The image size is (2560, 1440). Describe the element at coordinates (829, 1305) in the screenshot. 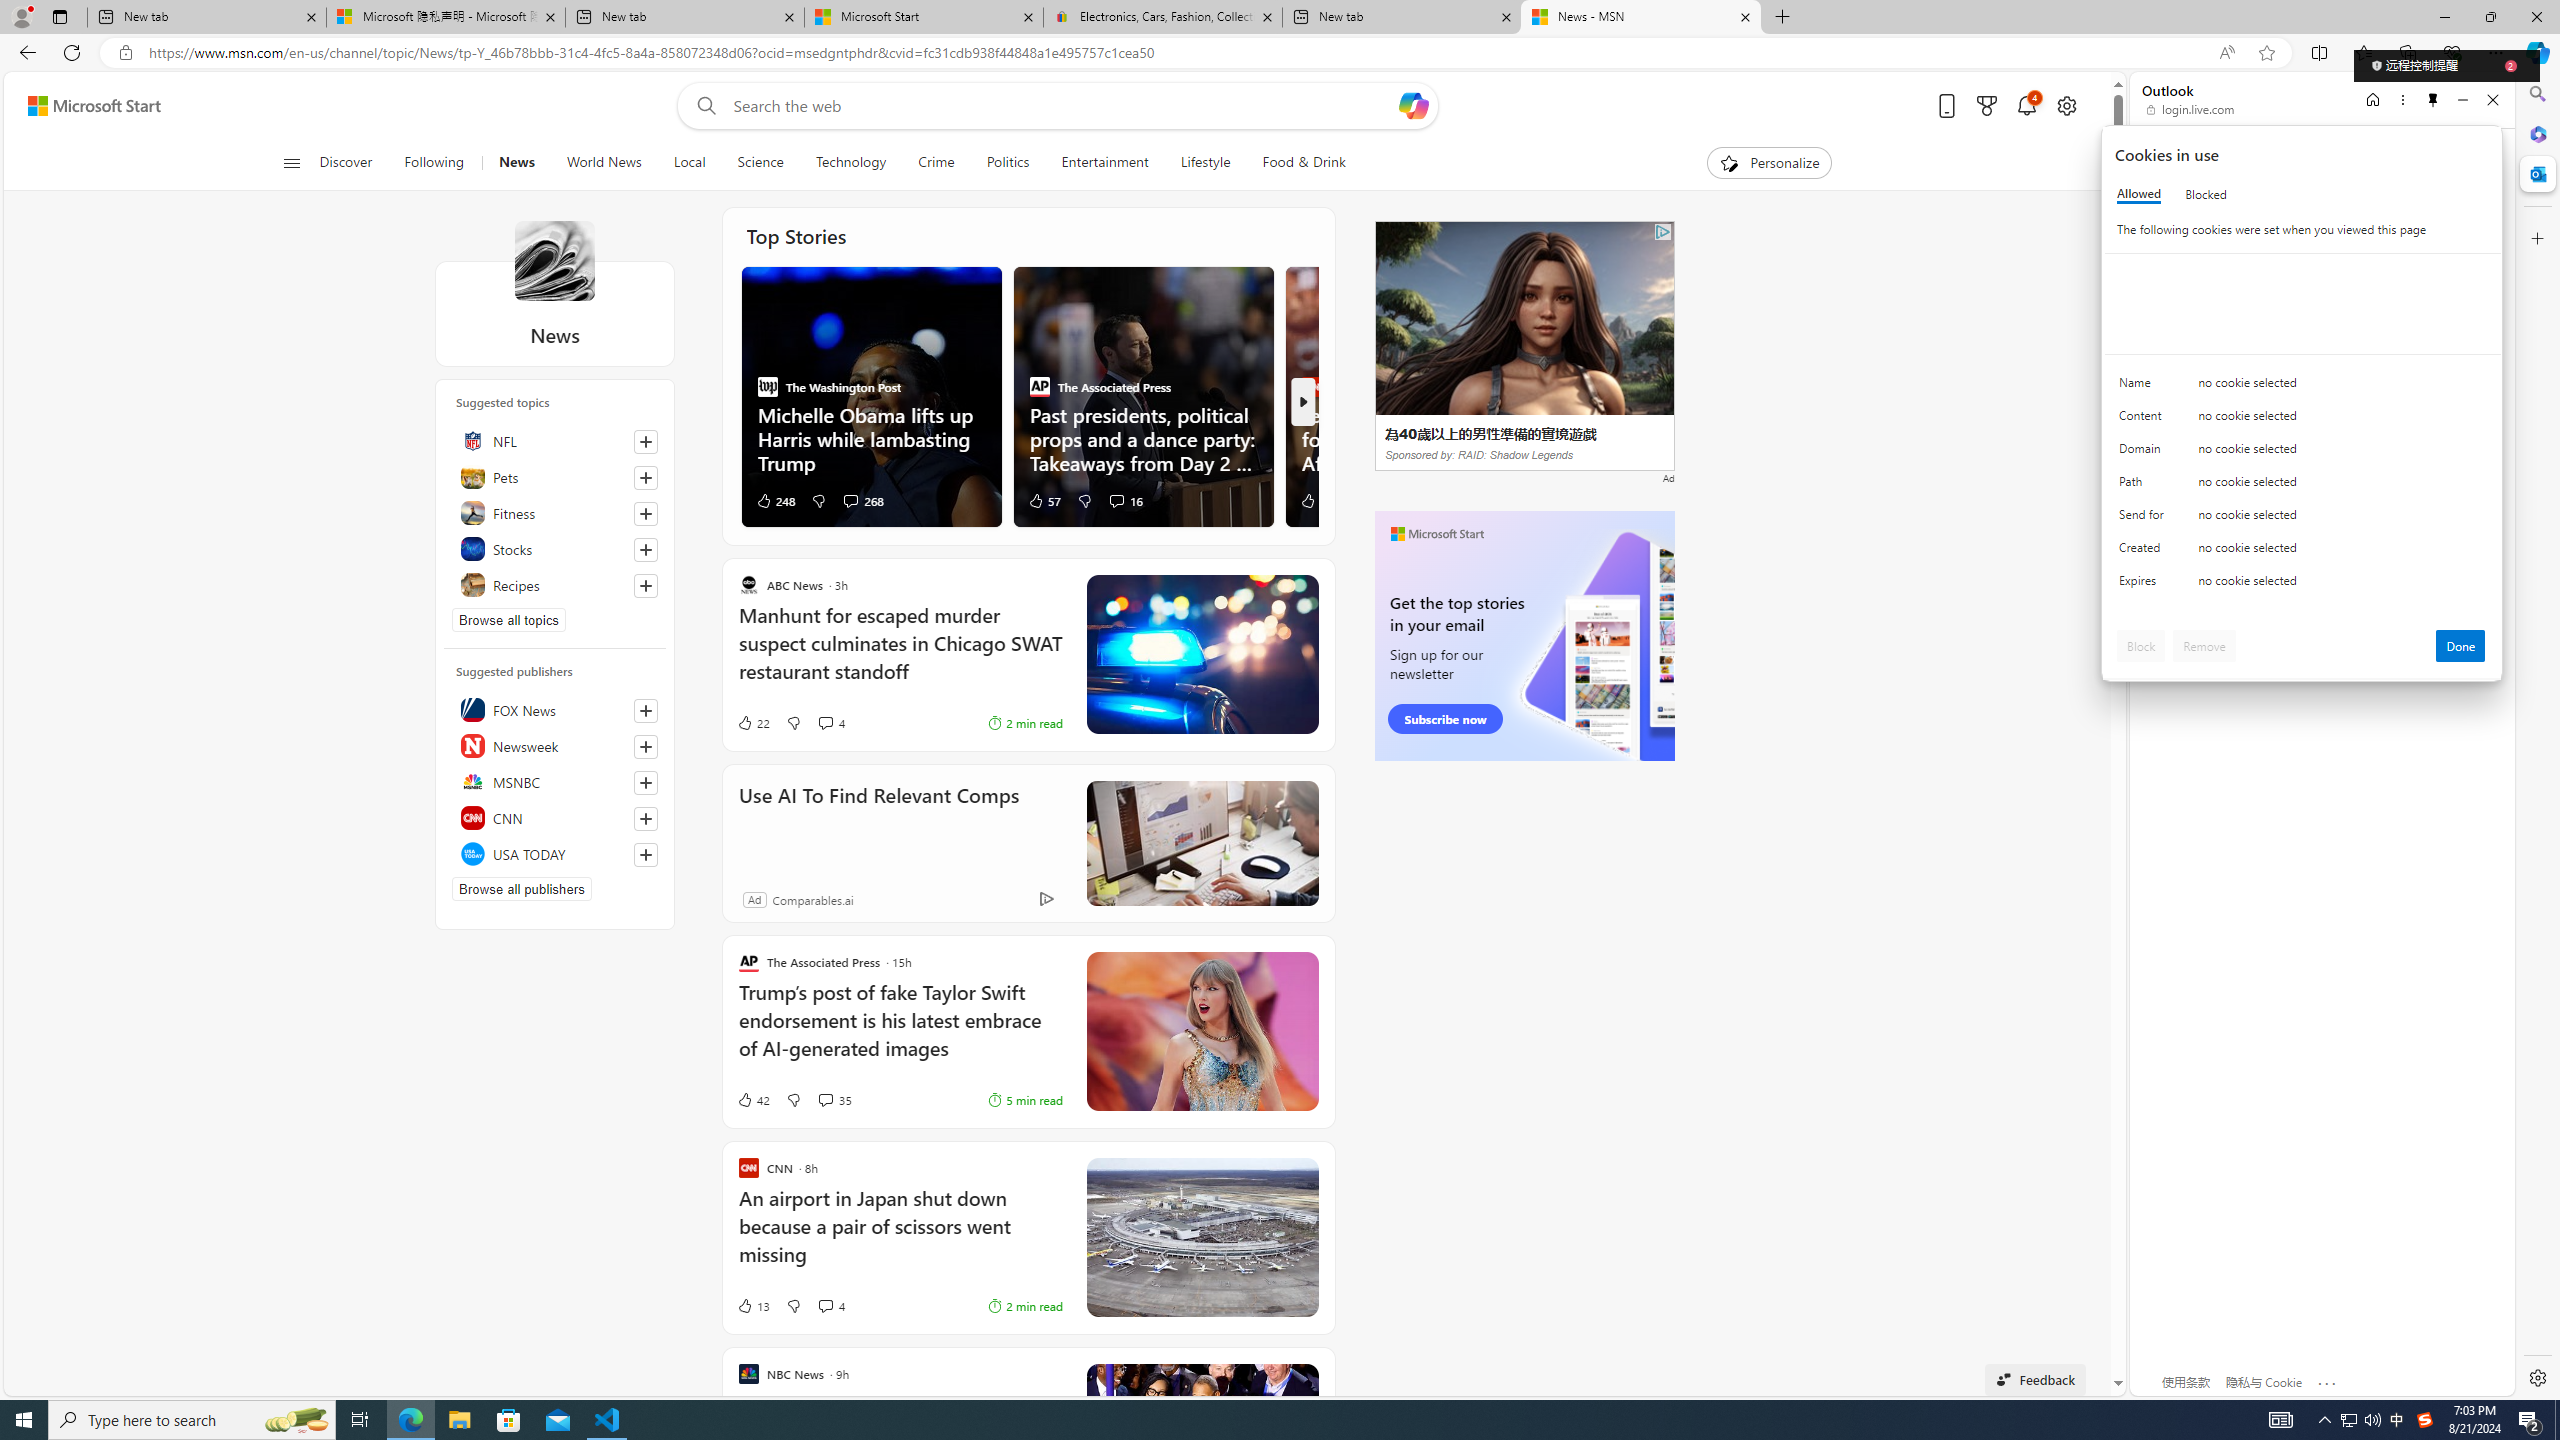

I see `'View comments 4 Comment'` at that location.